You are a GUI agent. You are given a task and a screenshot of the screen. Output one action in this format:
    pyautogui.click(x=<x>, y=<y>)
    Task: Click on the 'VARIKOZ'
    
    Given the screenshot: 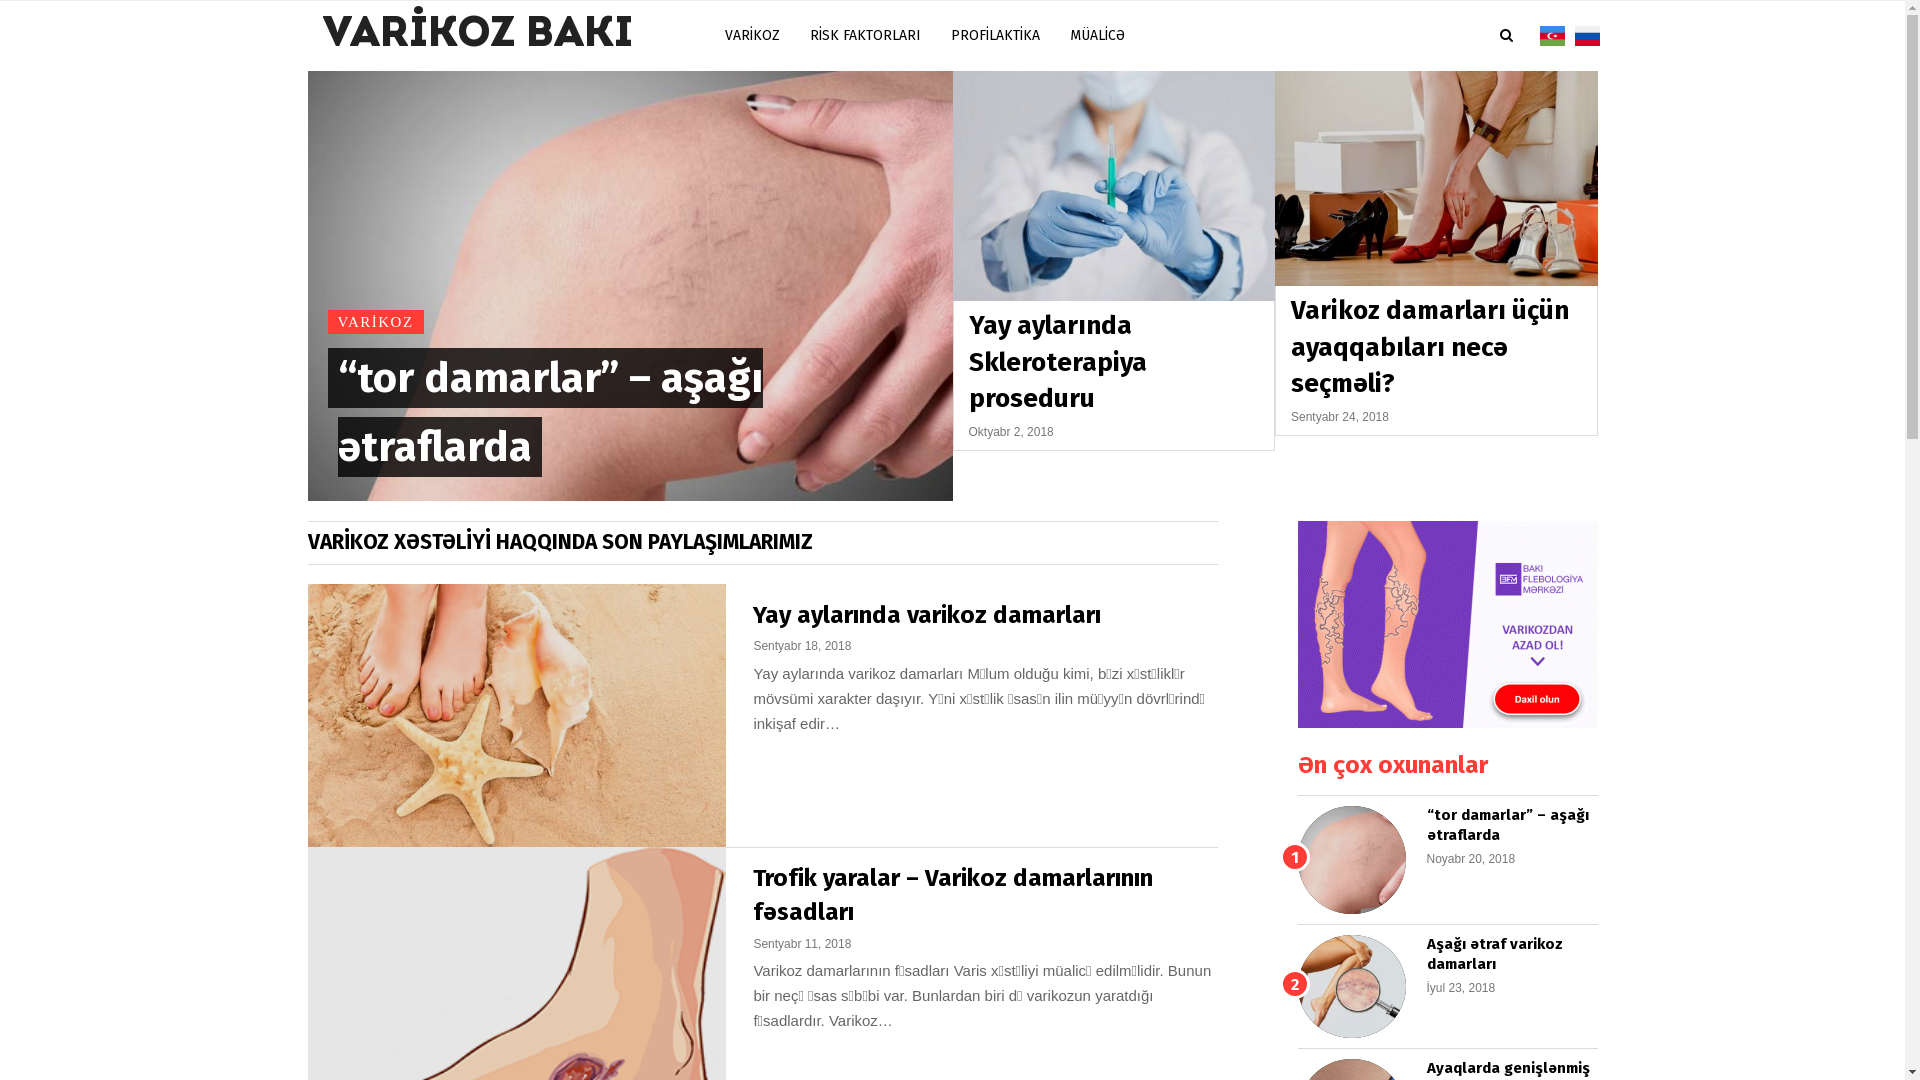 What is the action you would take?
    pyautogui.click(x=375, y=320)
    